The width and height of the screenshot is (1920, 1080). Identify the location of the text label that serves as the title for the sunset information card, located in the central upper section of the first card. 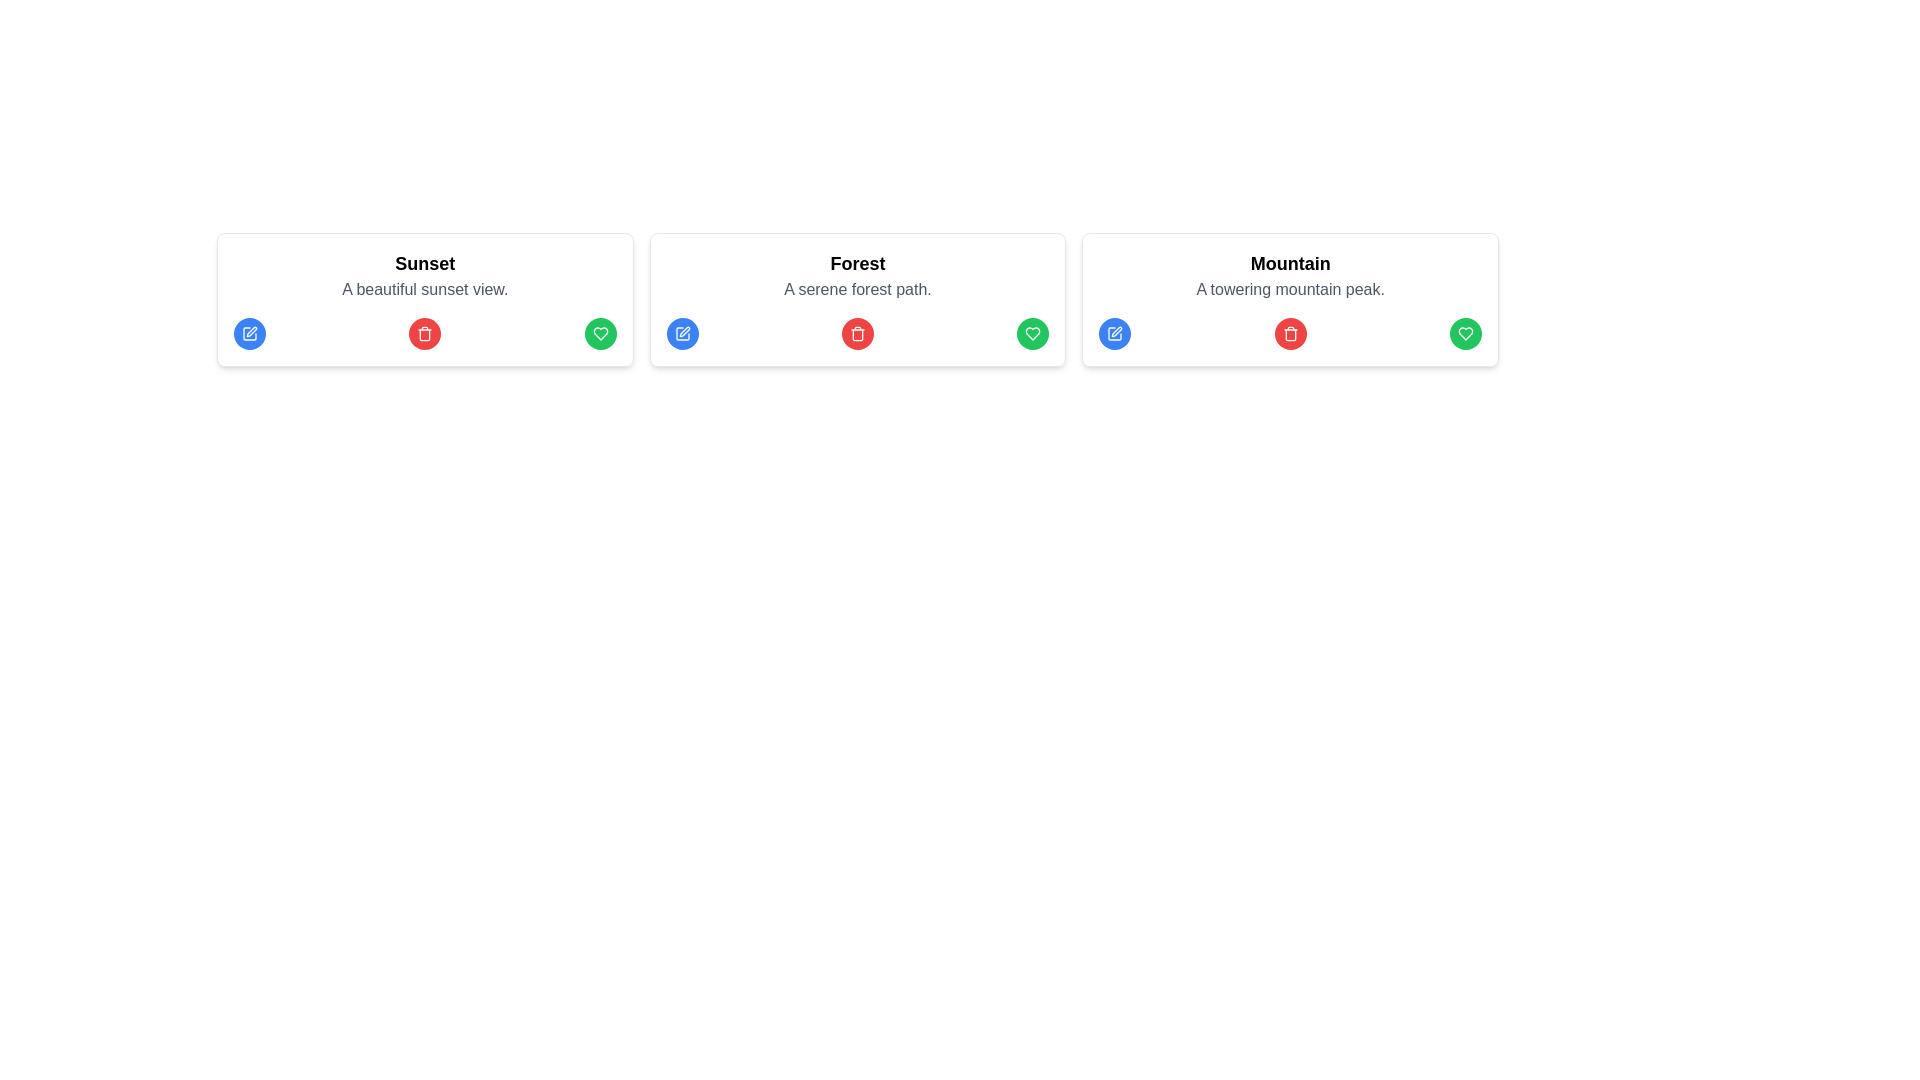
(424, 262).